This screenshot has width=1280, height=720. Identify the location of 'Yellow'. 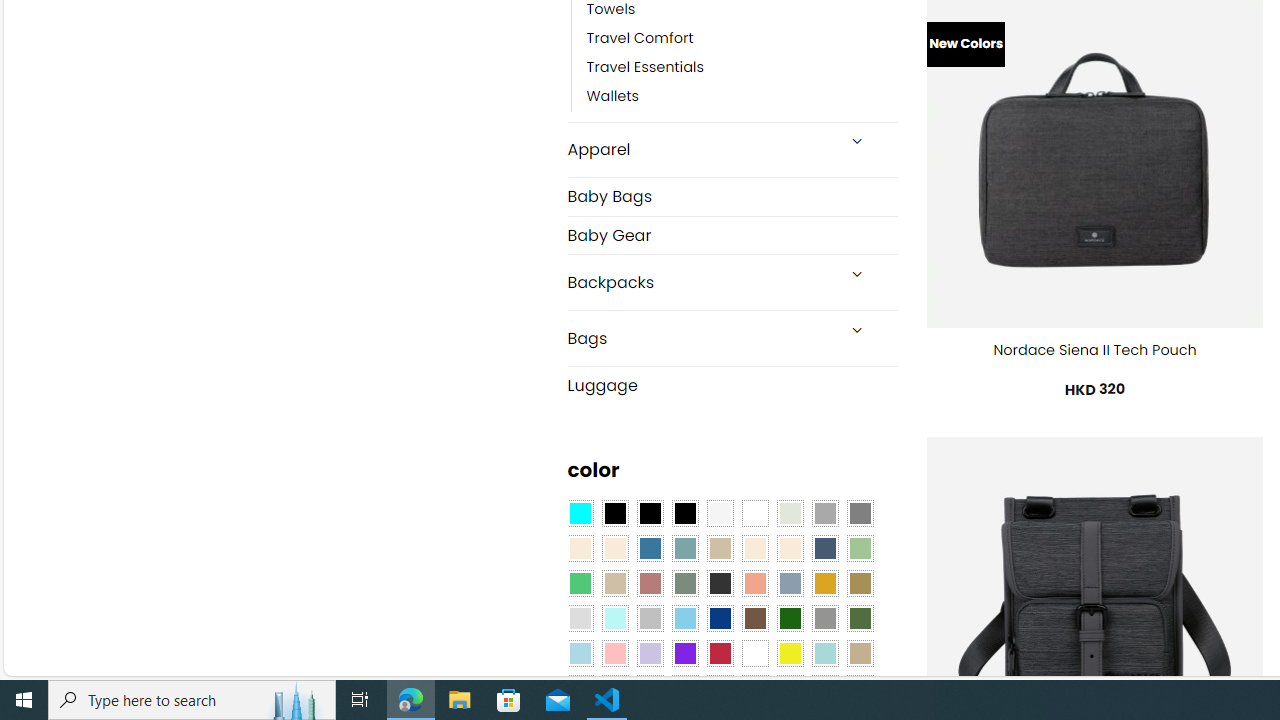
(788, 653).